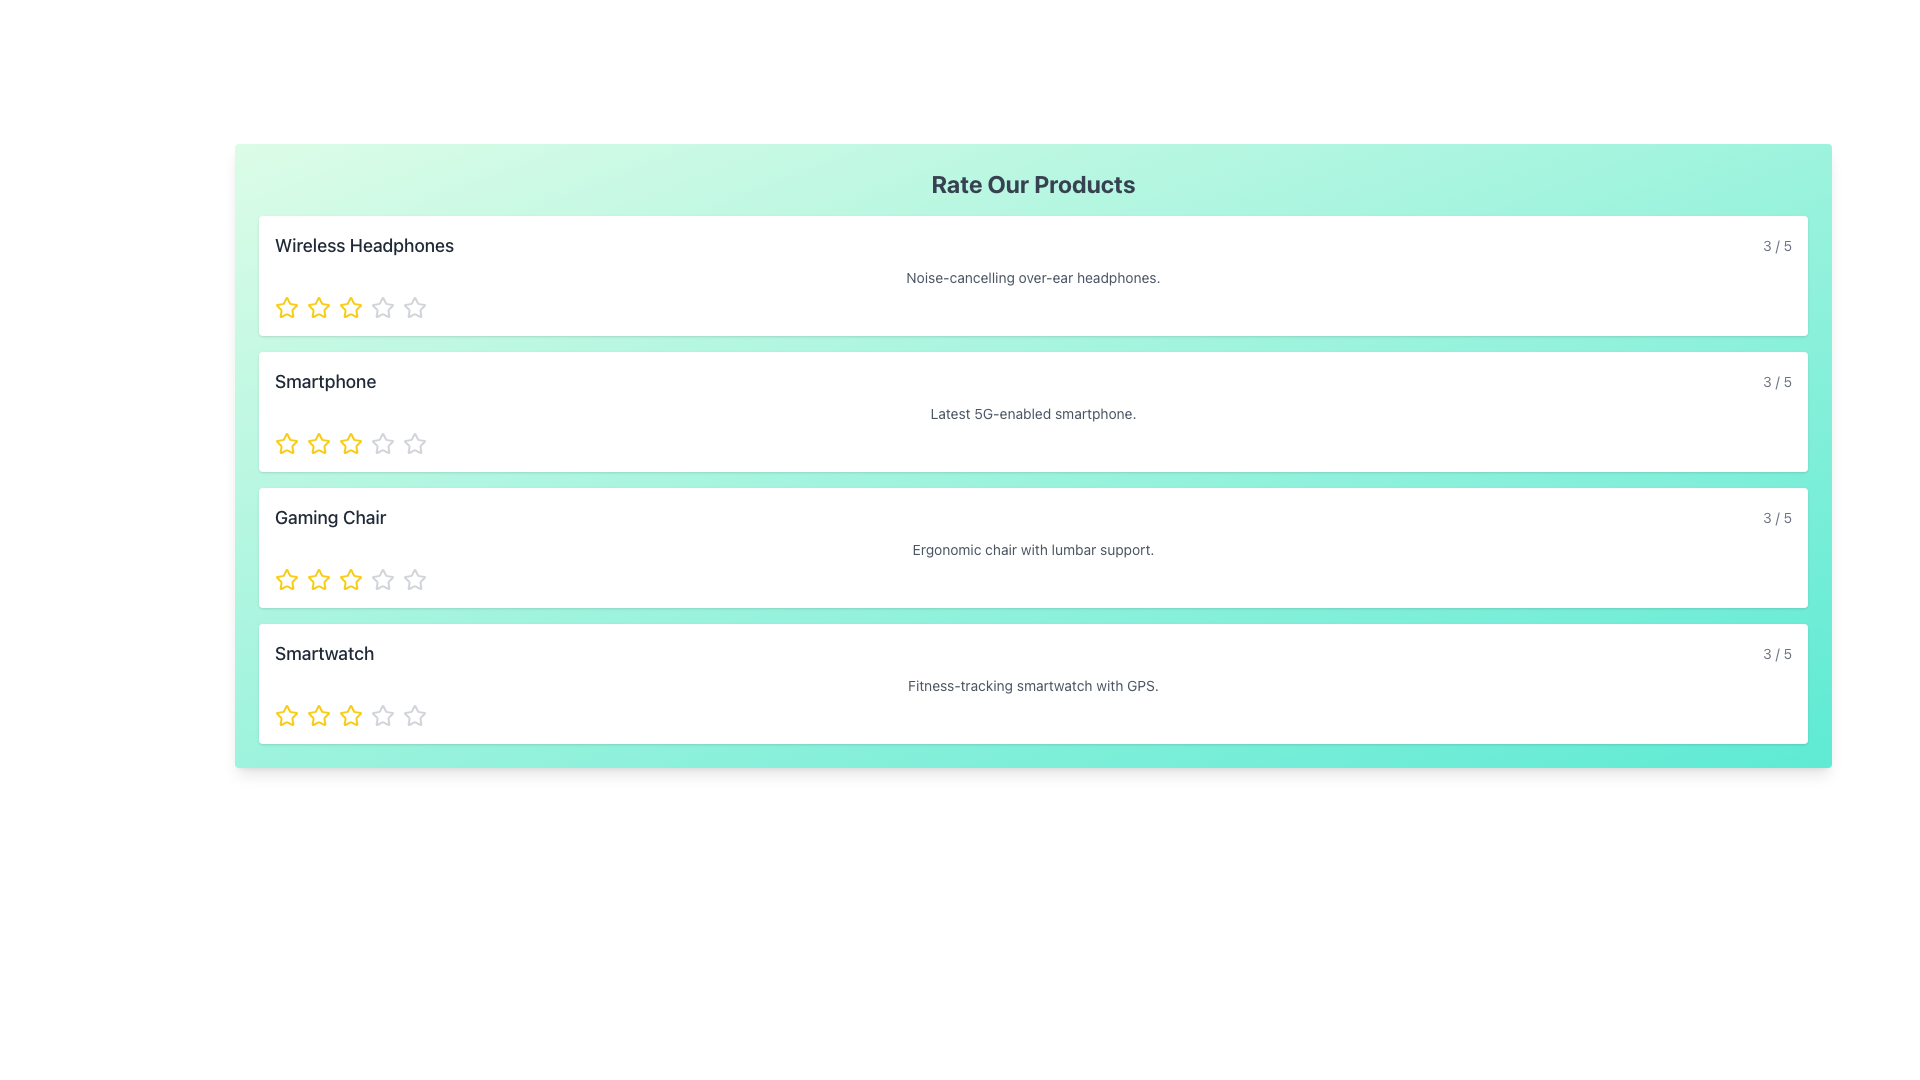 This screenshot has width=1920, height=1080. Describe the element at coordinates (1033, 685) in the screenshot. I see `the Text Label that provides supplementary information about the smartwatch product, located in the 'Smartwatch' section, below the product name and rating` at that location.